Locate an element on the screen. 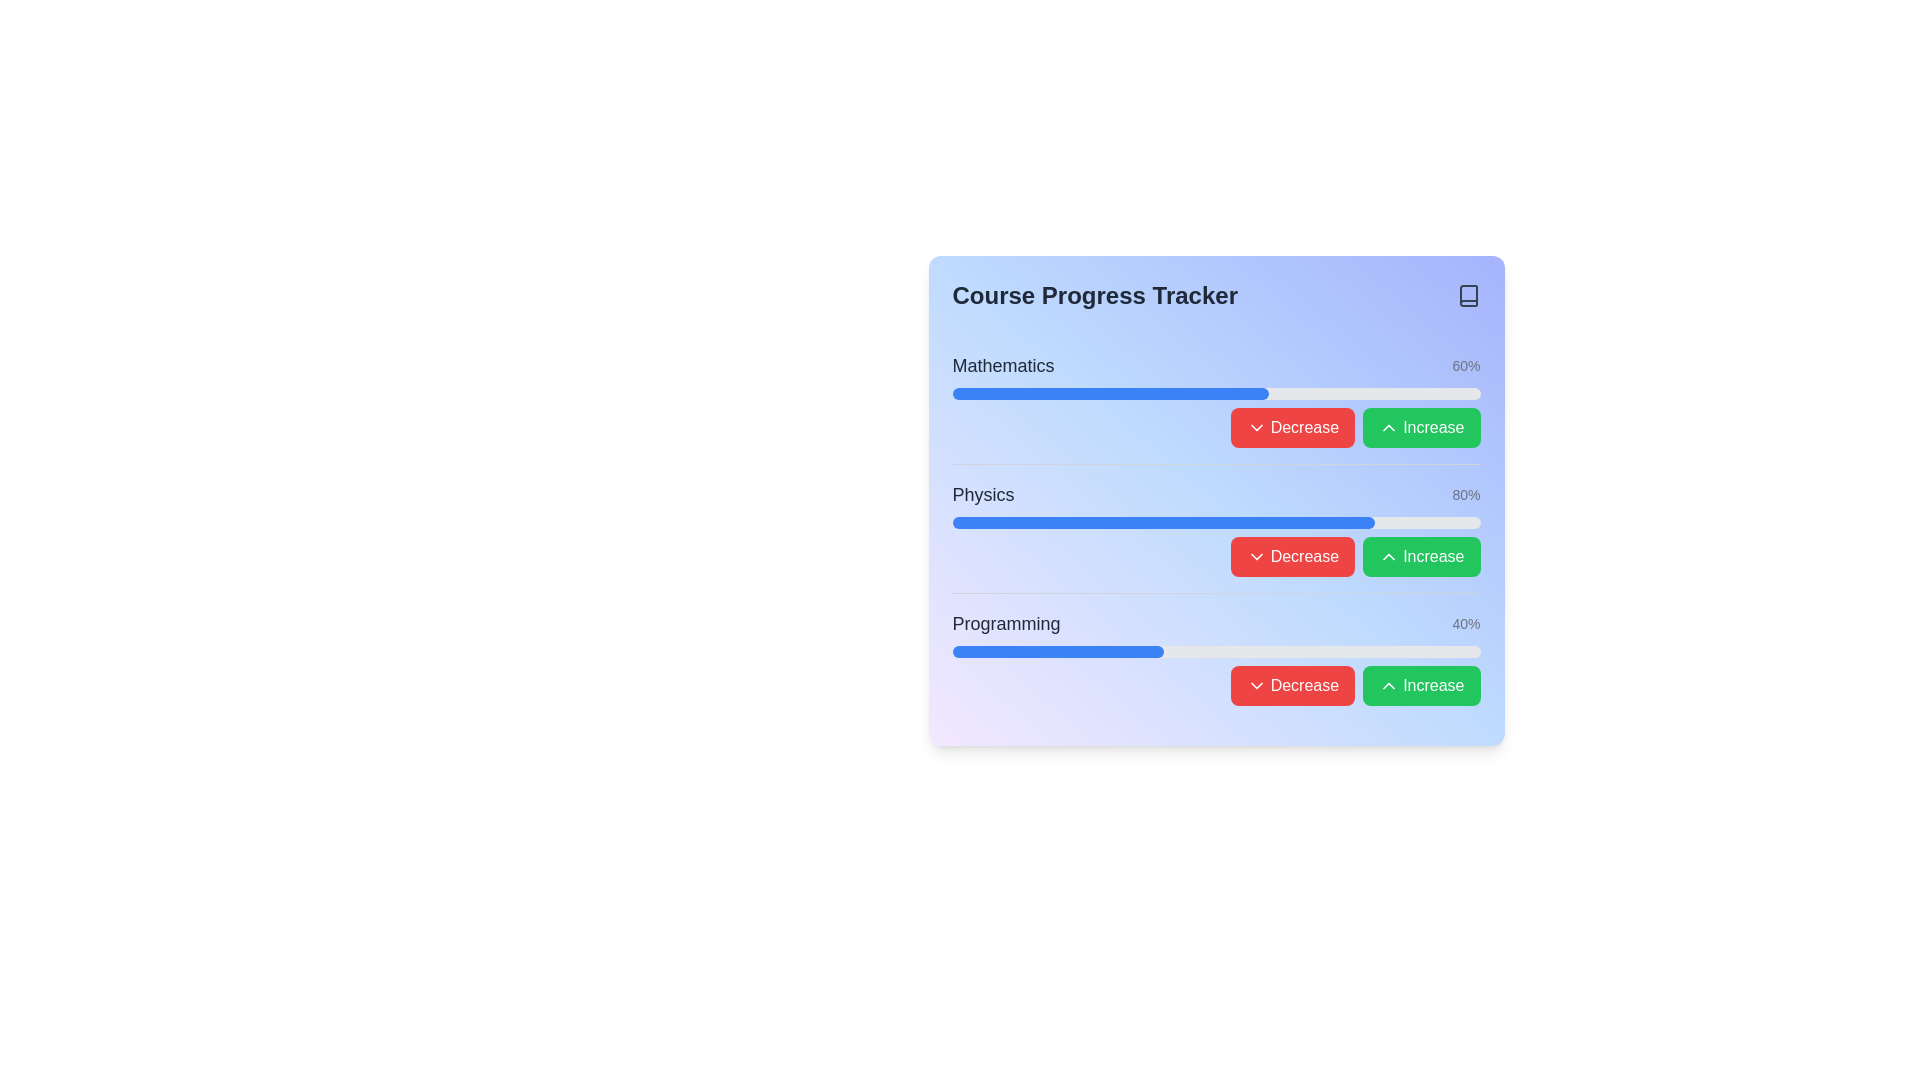 Image resolution: width=1920 pixels, height=1080 pixels. the book icon located in the upper-right corner of the course progress tracker panel is located at coordinates (1468, 296).